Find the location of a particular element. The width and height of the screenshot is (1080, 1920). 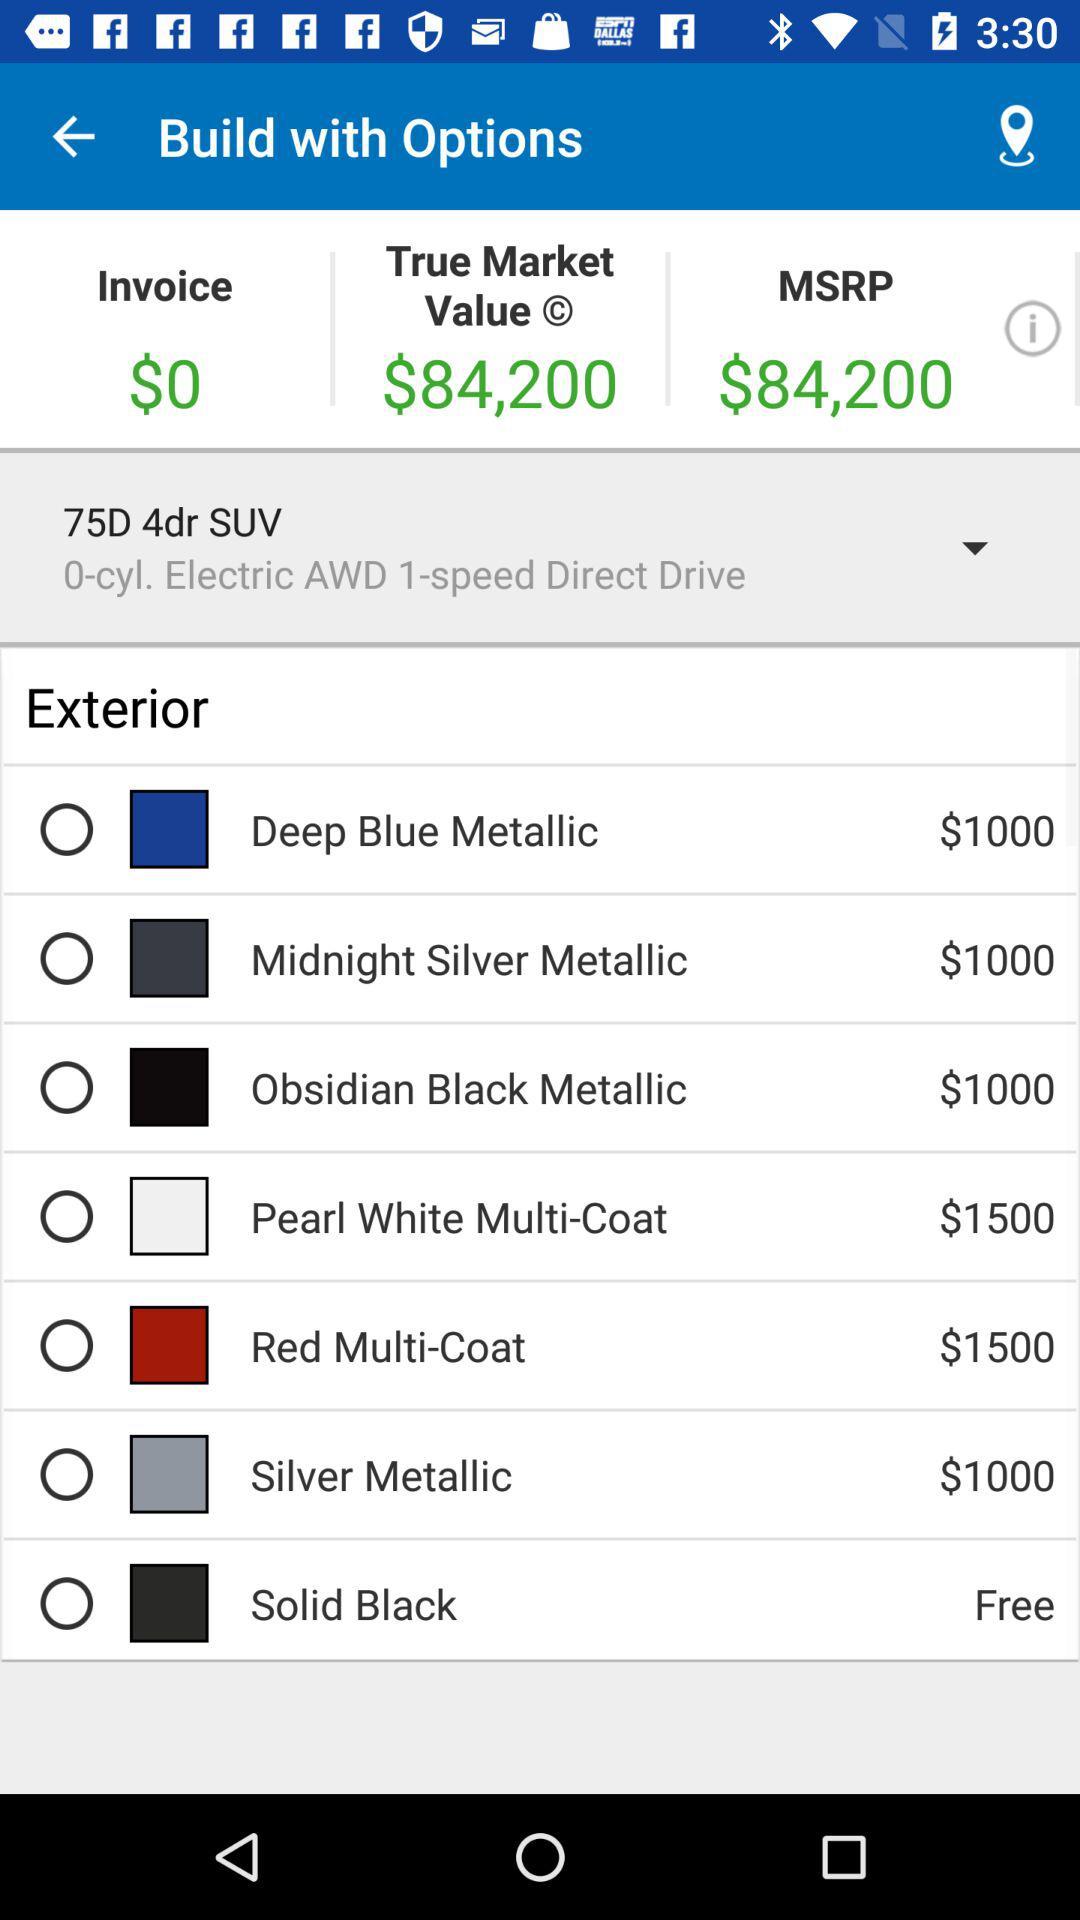

color option is located at coordinates (65, 1086).